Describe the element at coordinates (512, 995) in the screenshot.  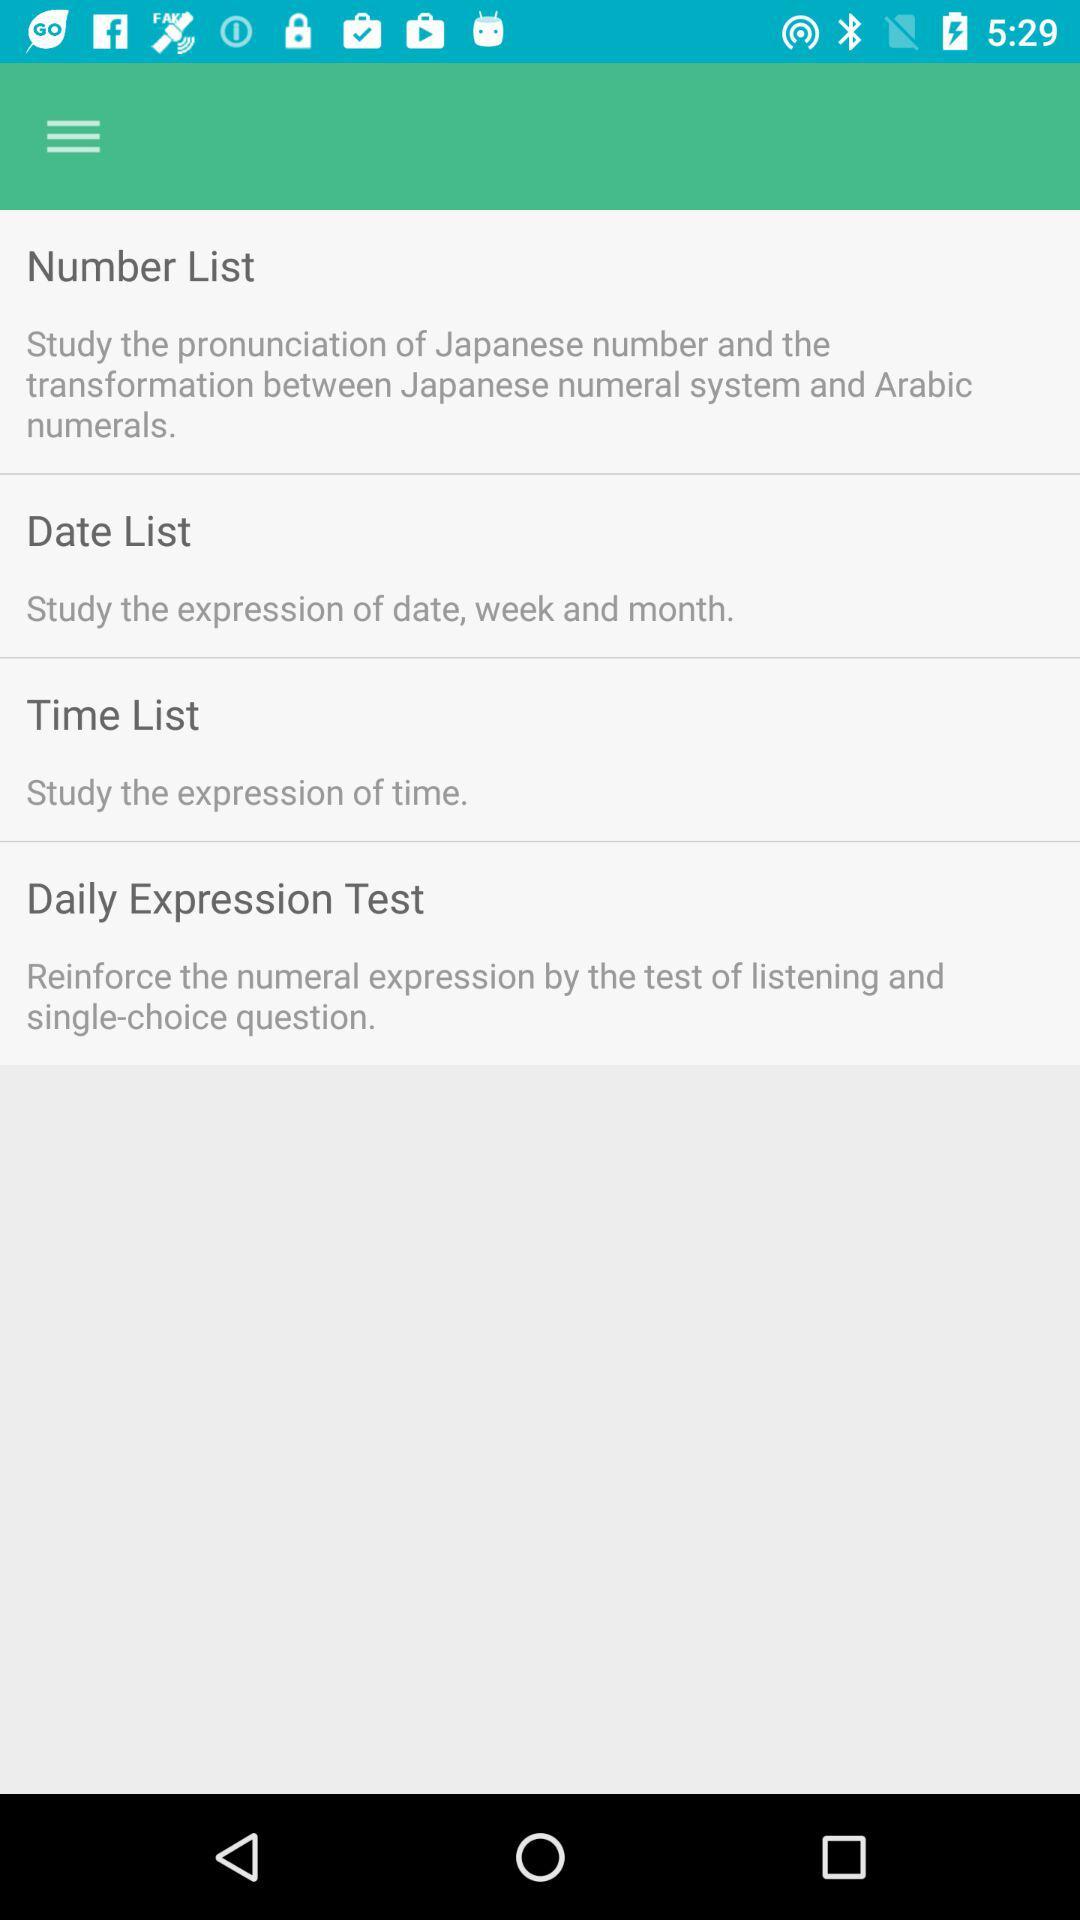
I see `icon below daily expression test` at that location.